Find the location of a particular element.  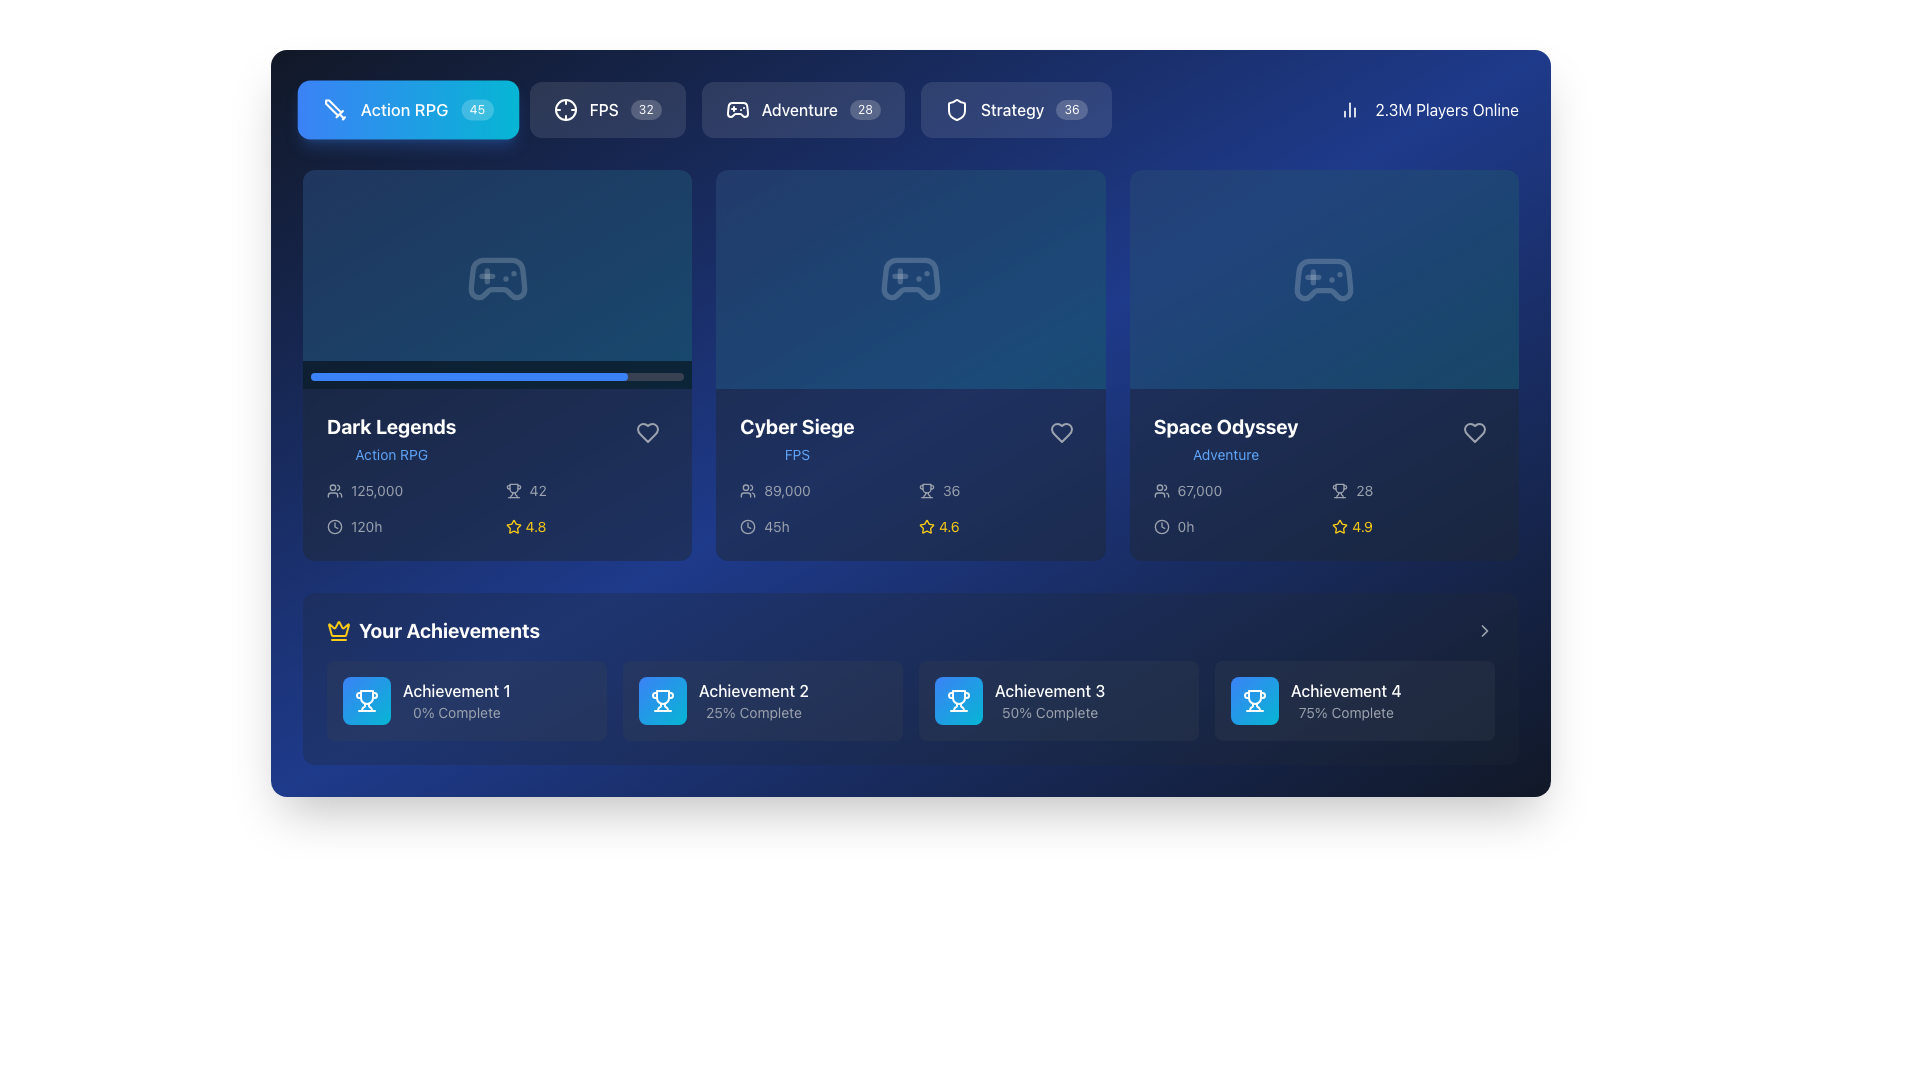

the static text displaying the number '42' that is located under the trophy icon in the 'Dark Legends' card is located at coordinates (538, 490).